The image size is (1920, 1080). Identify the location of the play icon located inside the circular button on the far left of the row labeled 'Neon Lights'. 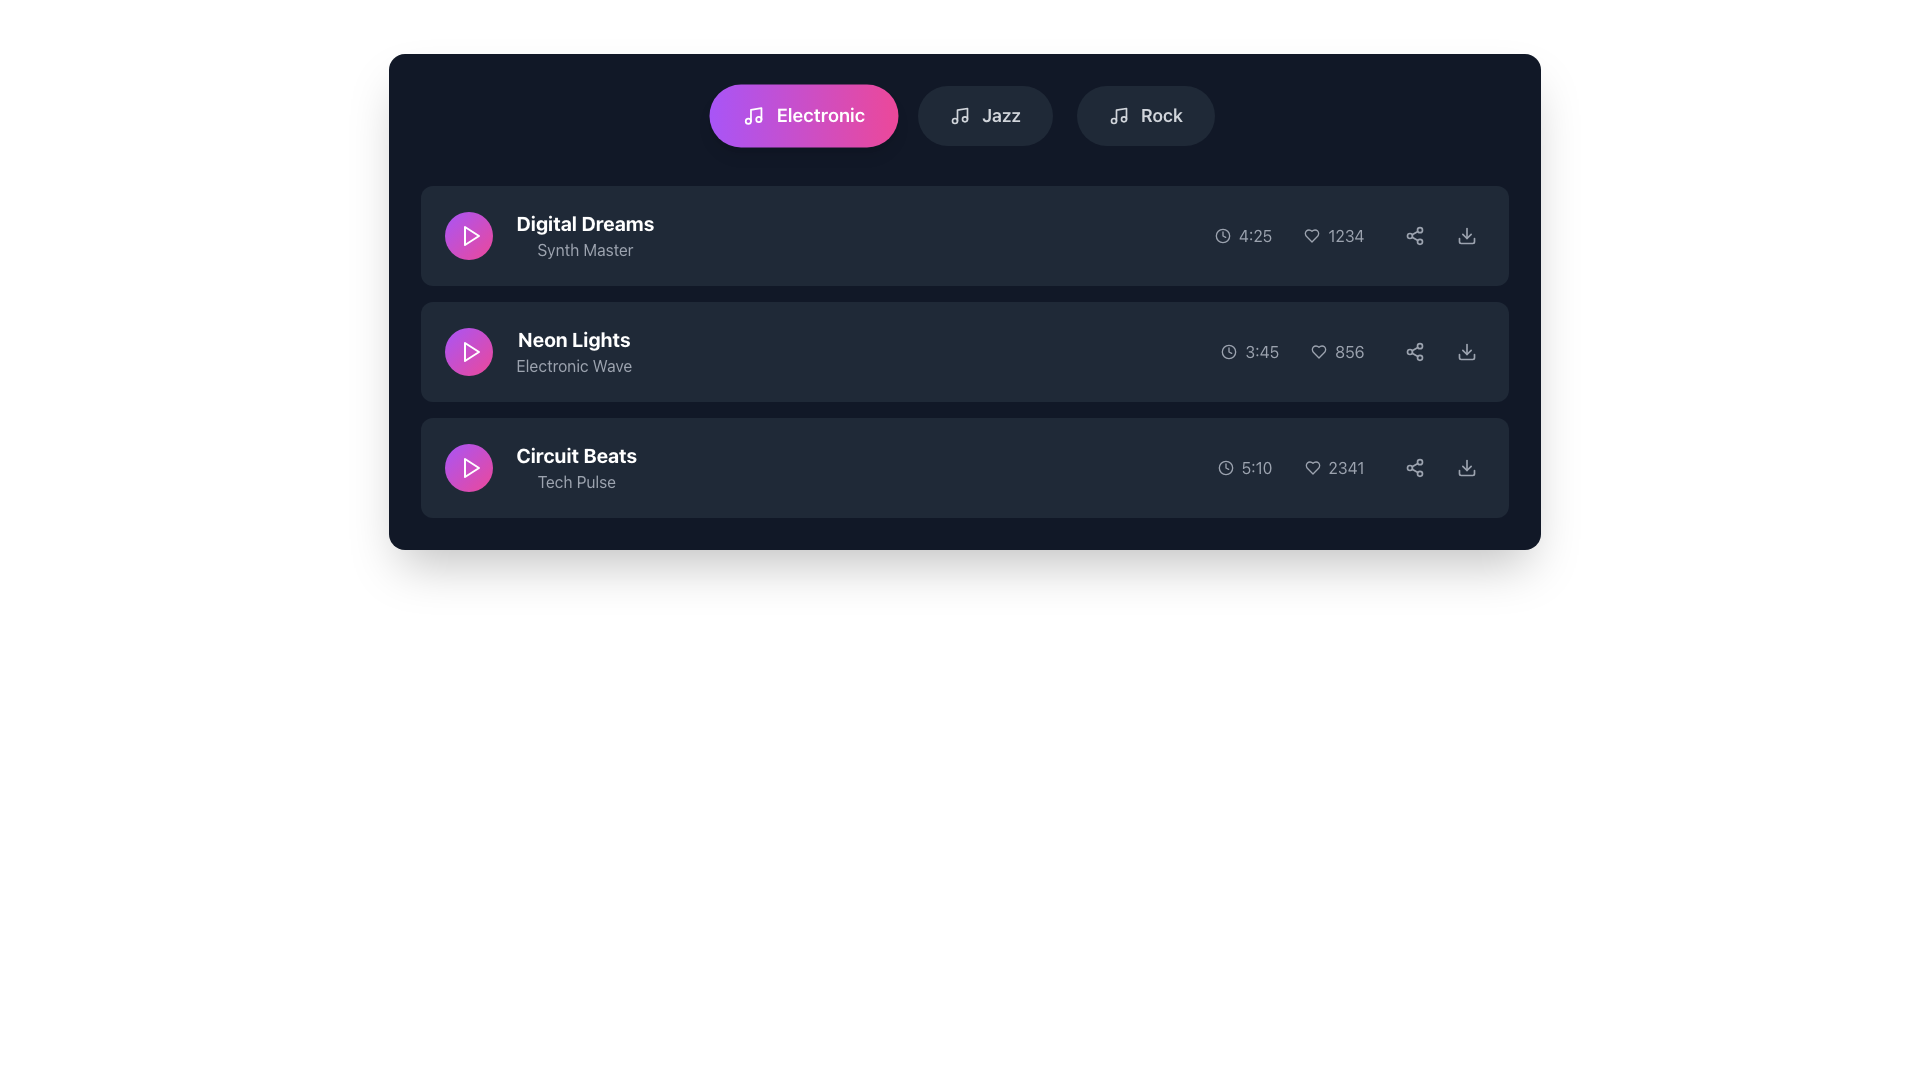
(469, 350).